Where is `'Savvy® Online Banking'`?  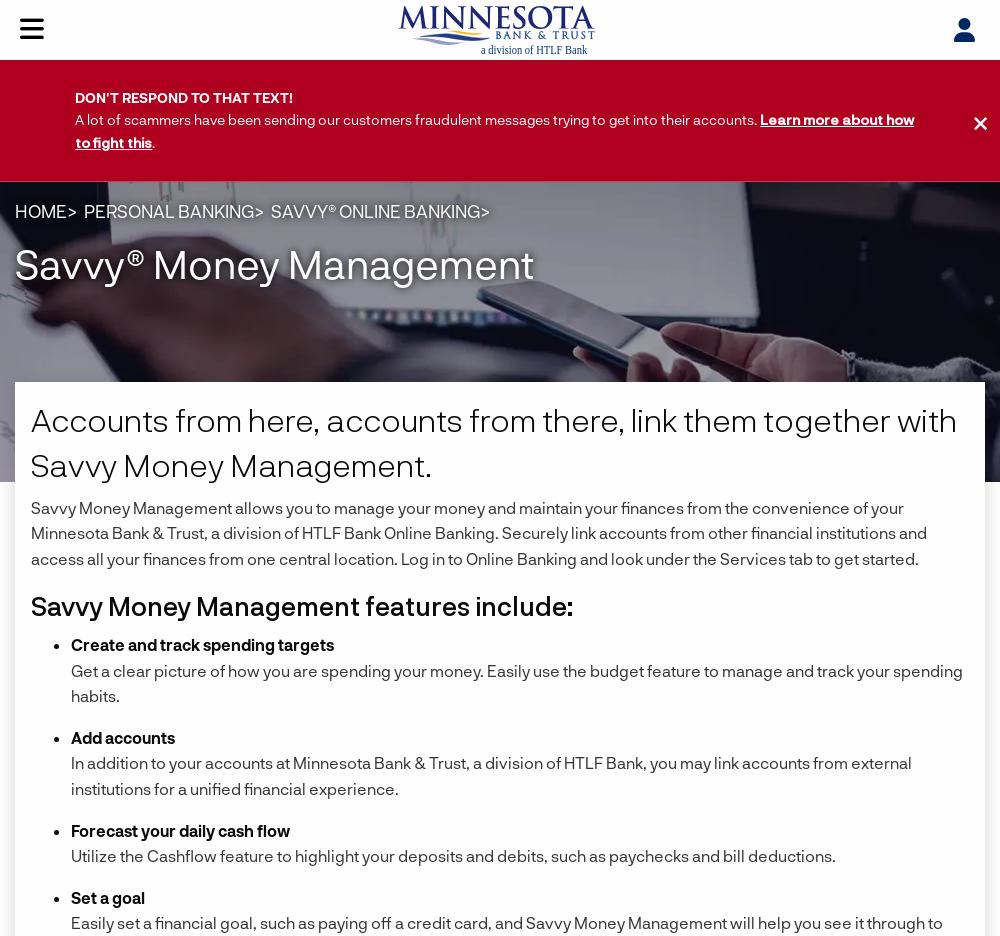 'Savvy® Online Banking' is located at coordinates (375, 210).